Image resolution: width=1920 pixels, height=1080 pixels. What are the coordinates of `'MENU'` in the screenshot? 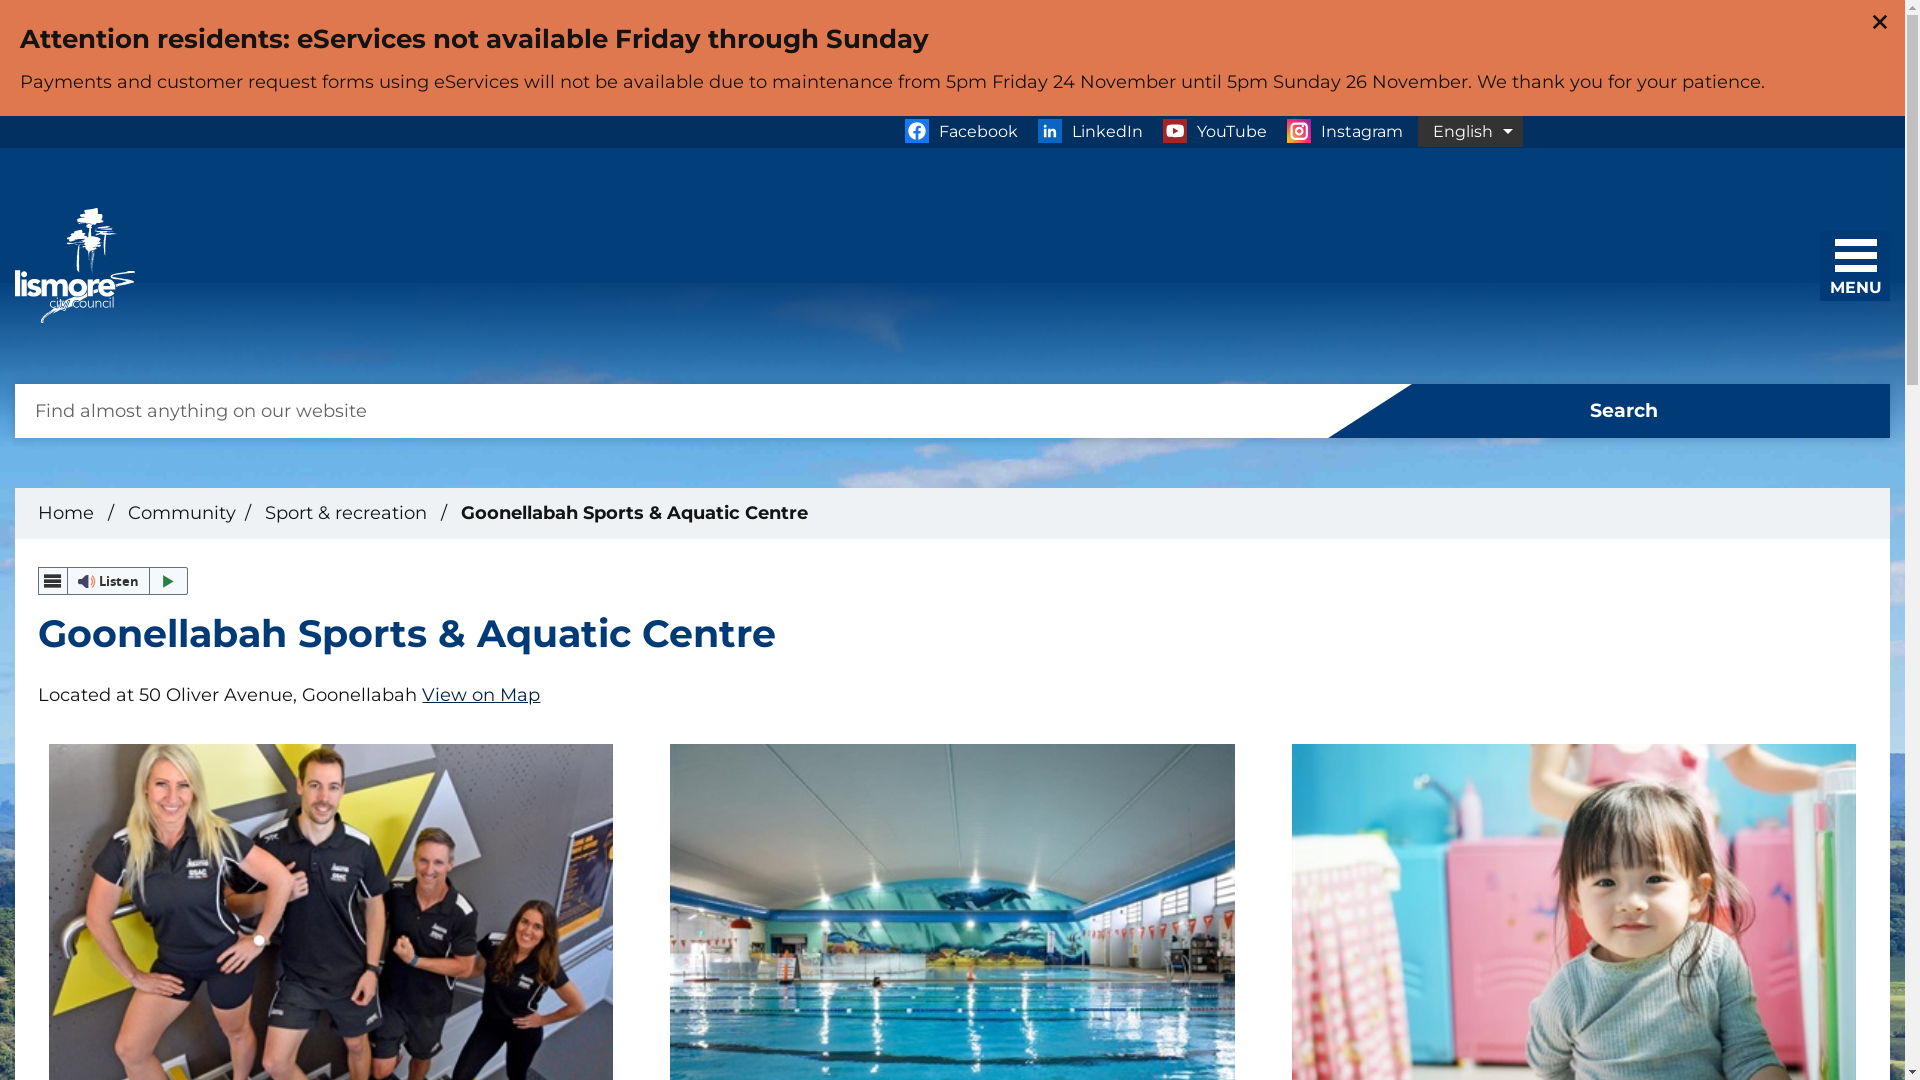 It's located at (1834, 258).